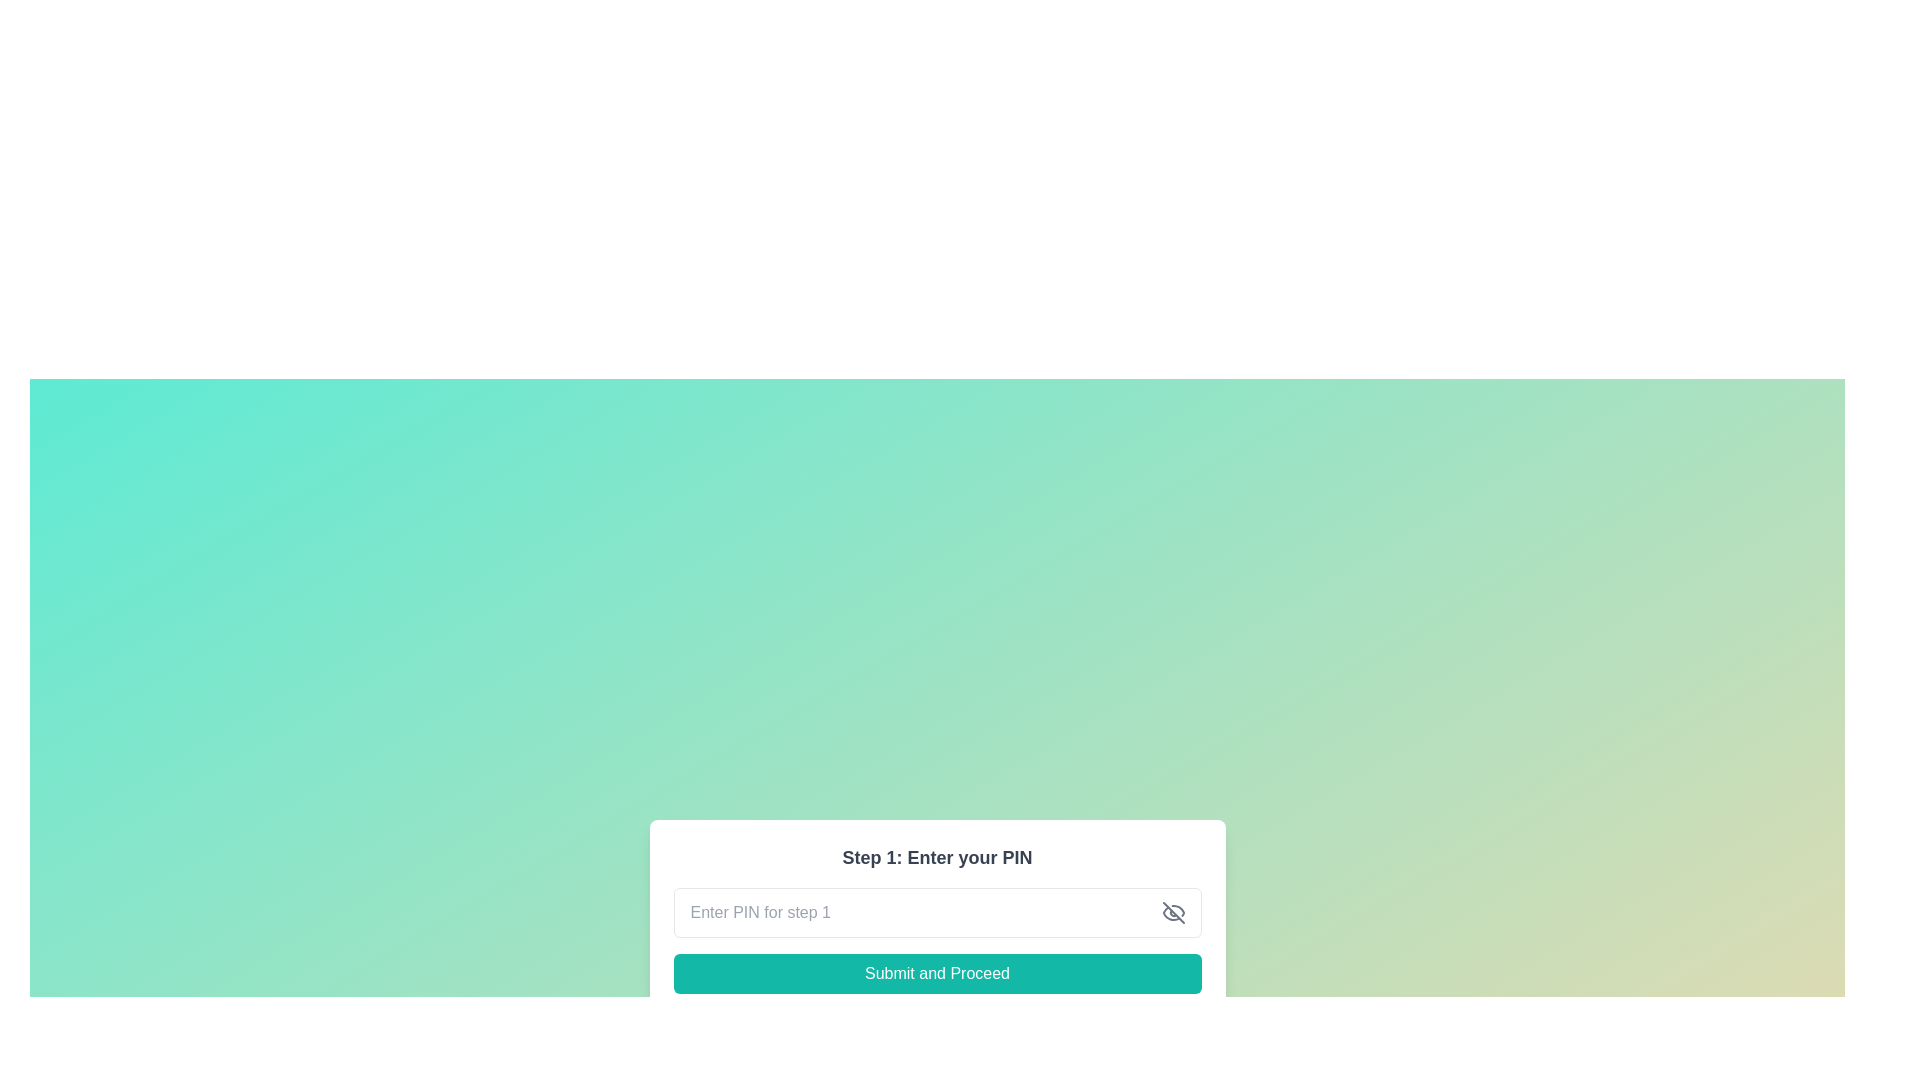 Image resolution: width=1920 pixels, height=1080 pixels. Describe the element at coordinates (1173, 913) in the screenshot. I see `the 'eye off' icon, which is represented by a diagonal strikethrough line, to toggle visibility` at that location.